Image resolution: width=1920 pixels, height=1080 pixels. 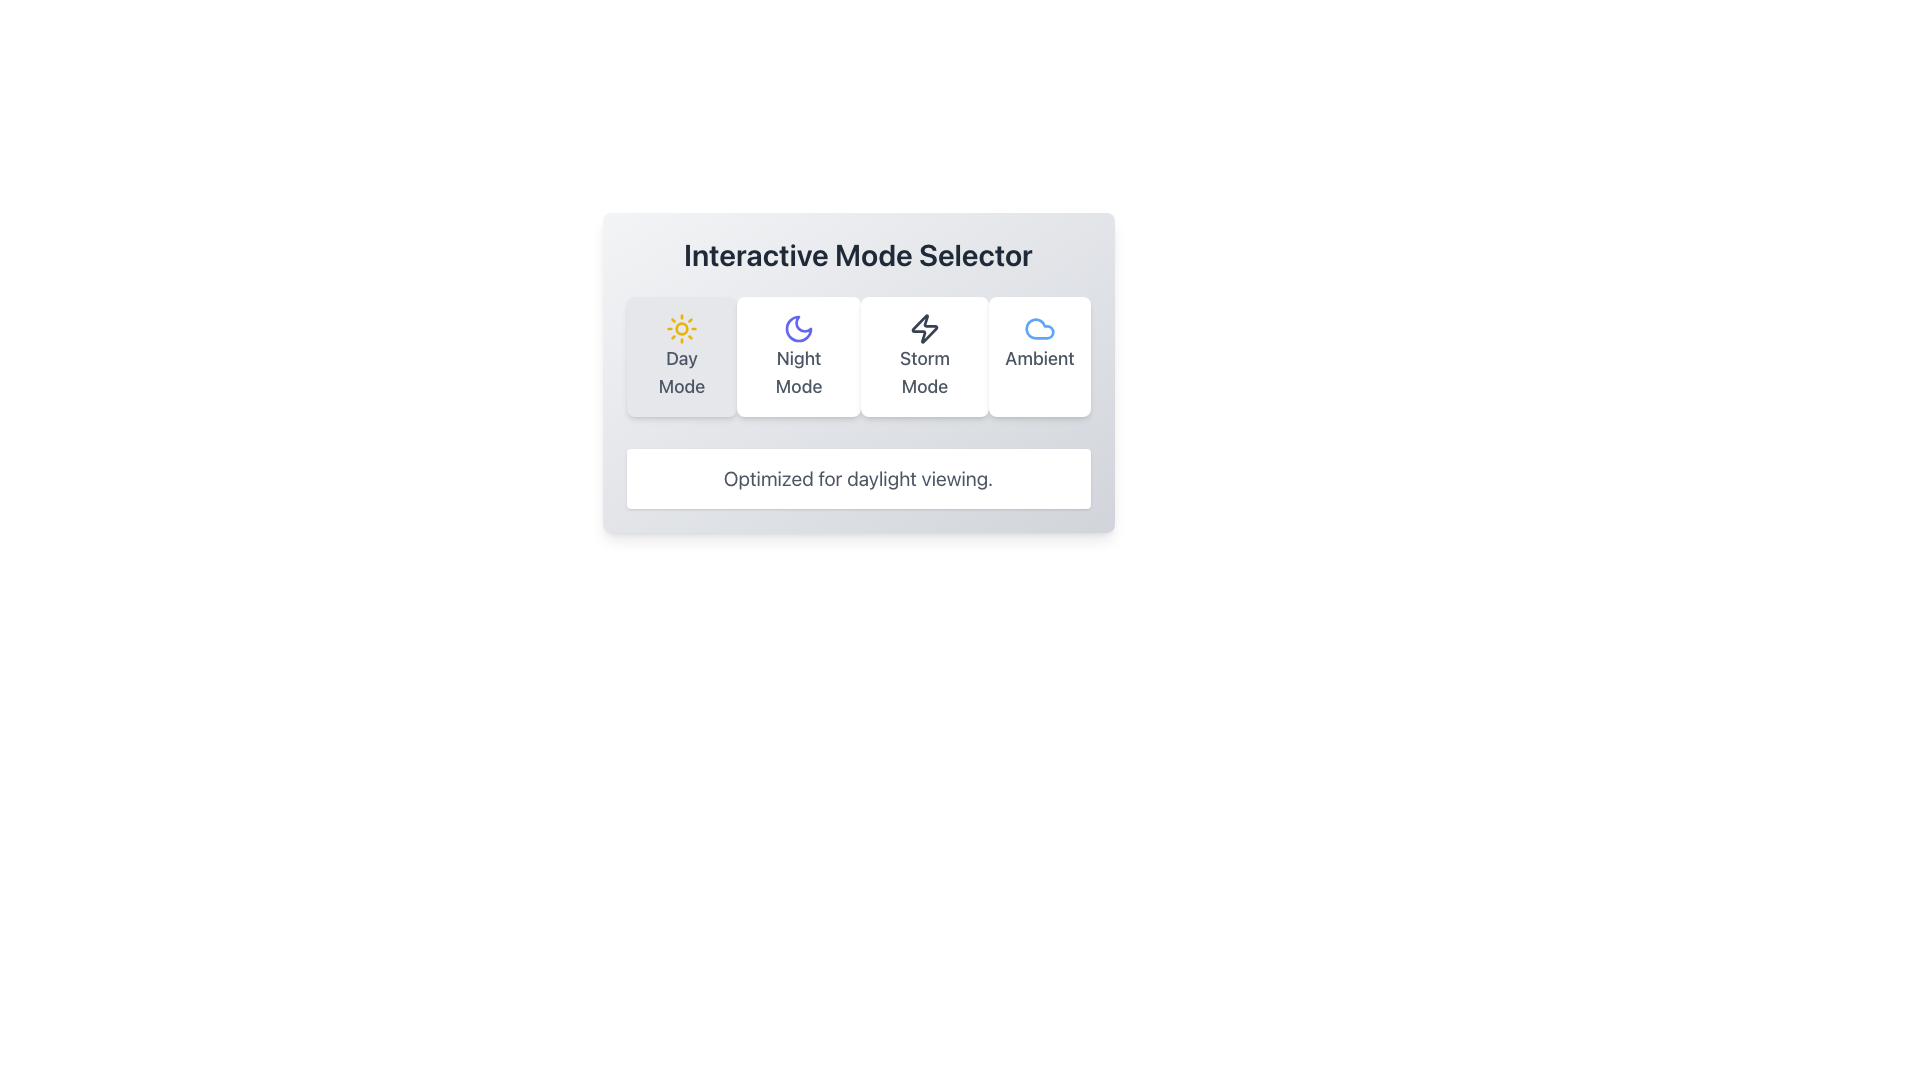 What do you see at coordinates (858, 373) in the screenshot?
I see `the 'Night Mode' button, which is the second item in a horizontal list of four mode-selection buttons below the title 'Interactive Mode Selector'` at bounding box center [858, 373].